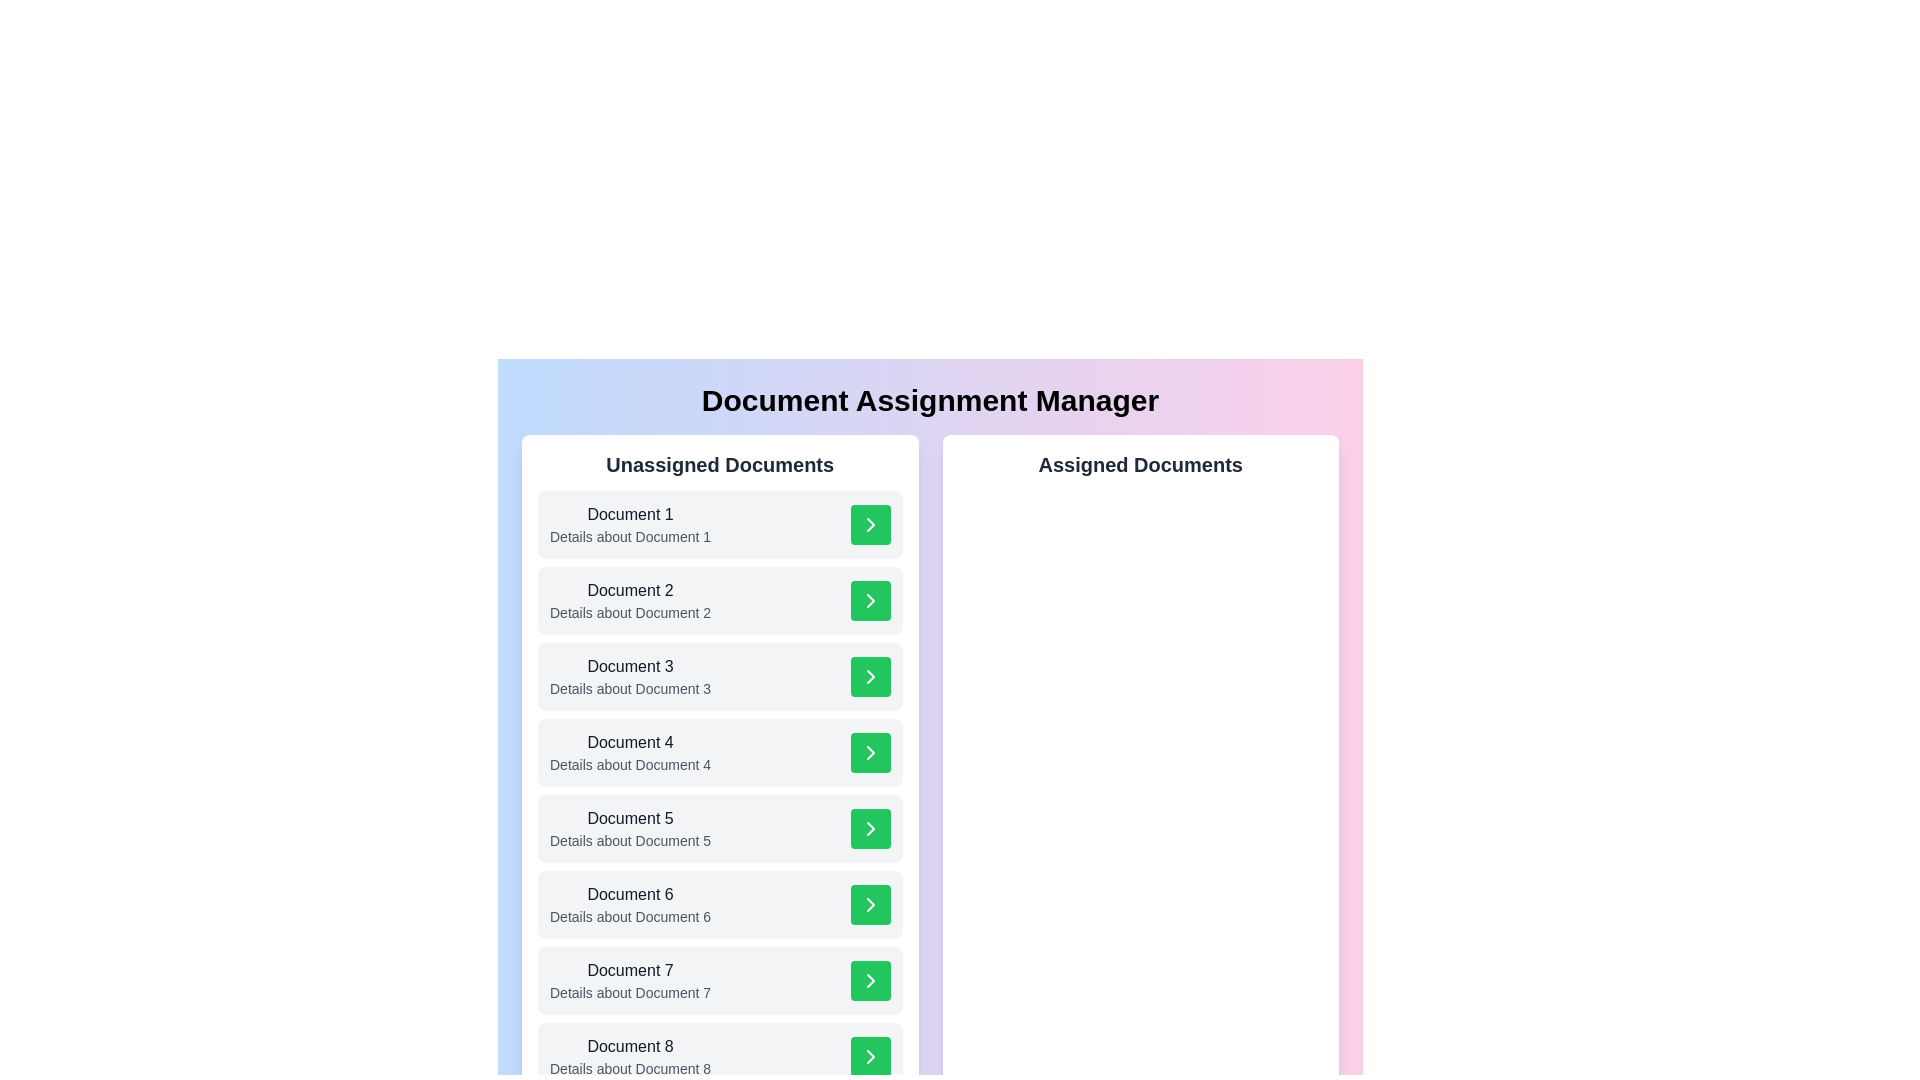 This screenshot has height=1080, width=1920. What do you see at coordinates (870, 676) in the screenshot?
I see `the rightward-pointing chevron icon located on the right side of the 'Document 3' entry in the 'Unassigned Documents' column` at bounding box center [870, 676].